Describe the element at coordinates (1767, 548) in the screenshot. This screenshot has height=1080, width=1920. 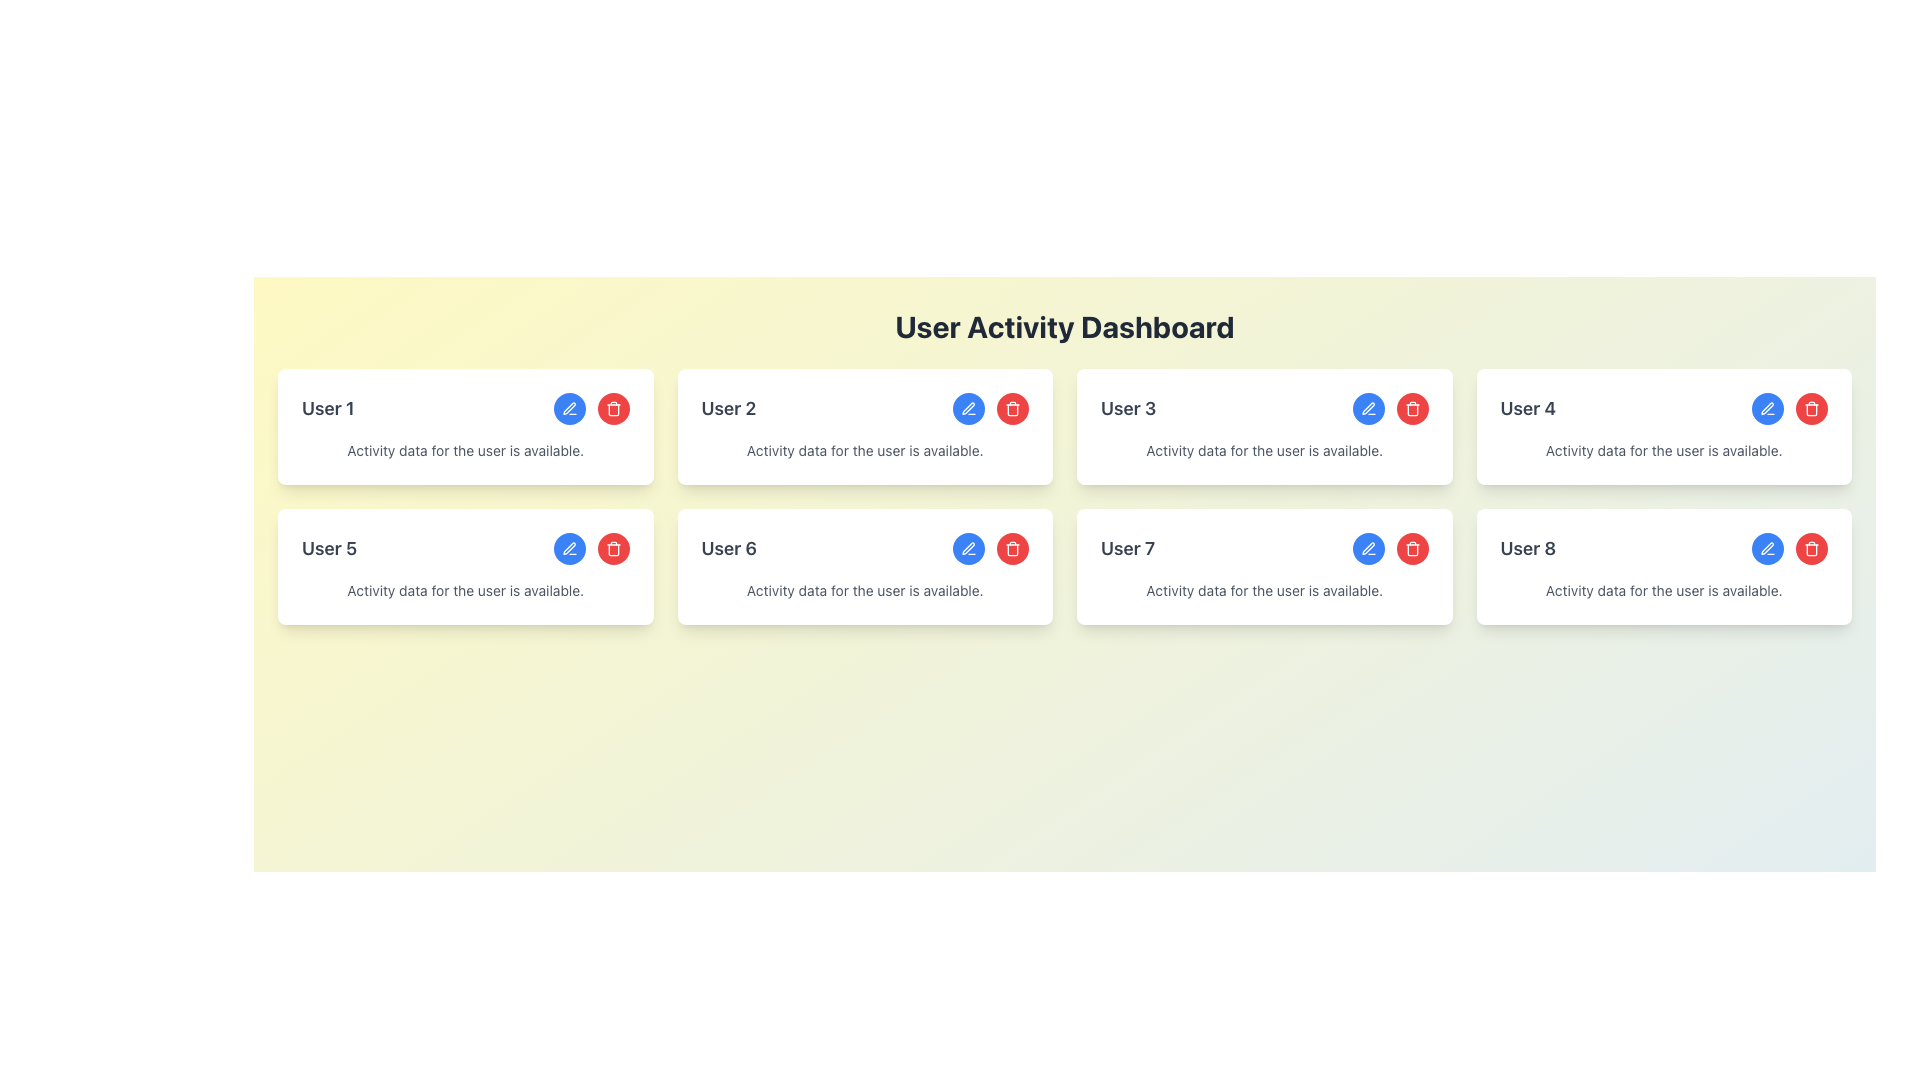
I see `the pen icon within the blue circular background` at that location.